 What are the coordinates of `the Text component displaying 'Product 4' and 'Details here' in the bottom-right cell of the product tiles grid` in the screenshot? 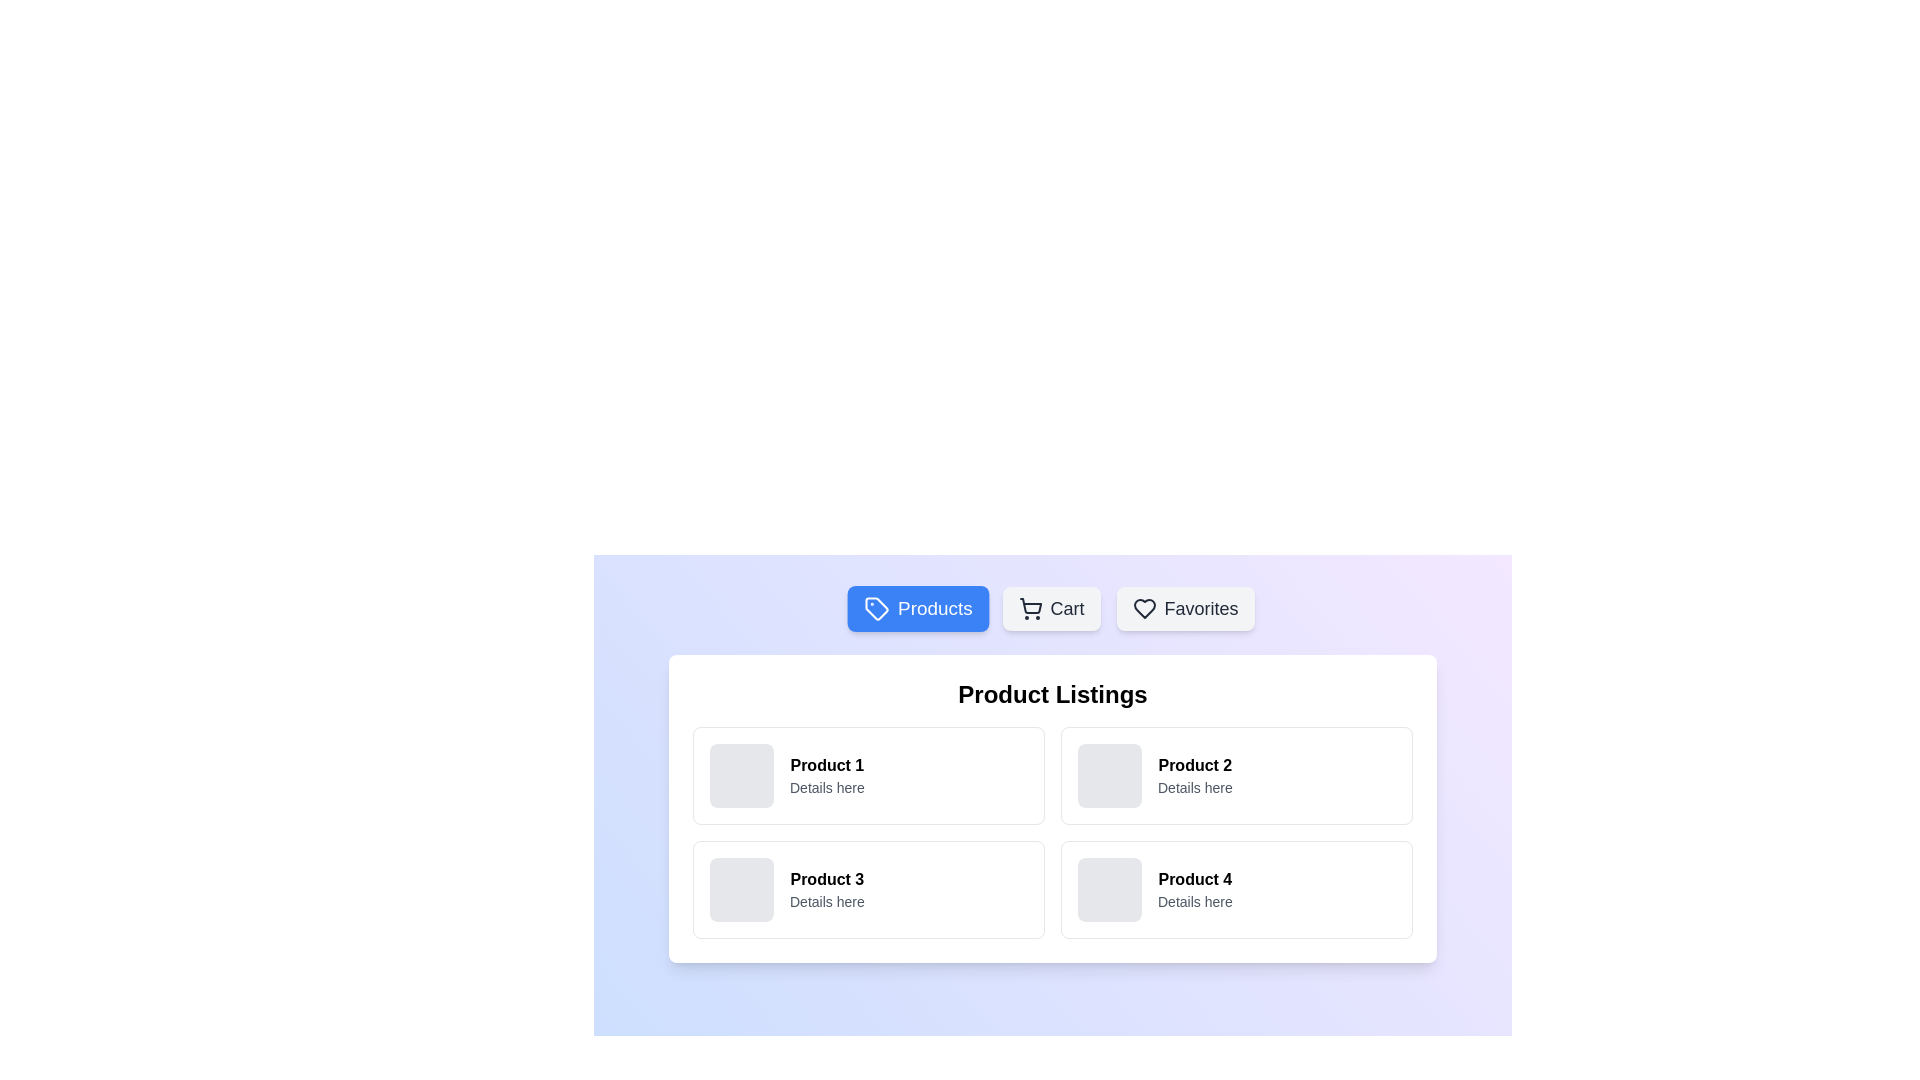 It's located at (1195, 889).